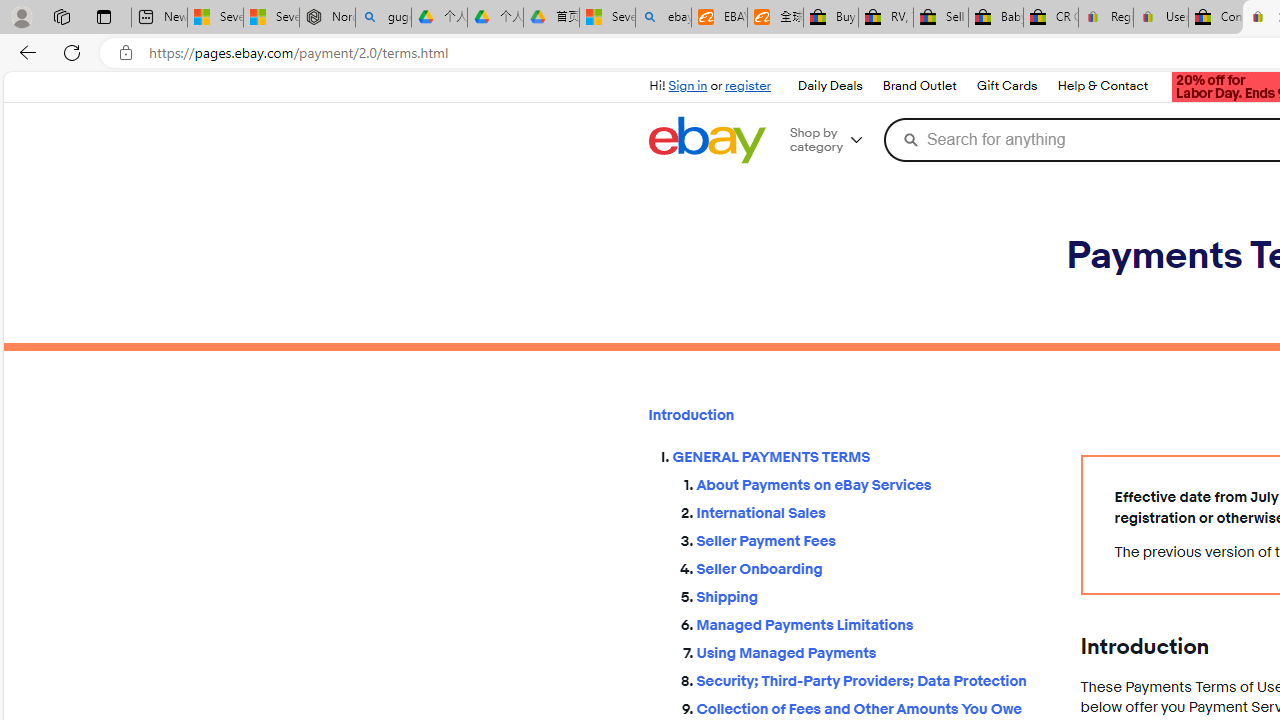 The width and height of the screenshot is (1280, 720). I want to click on 'About Payments on eBay Services', so click(872, 481).